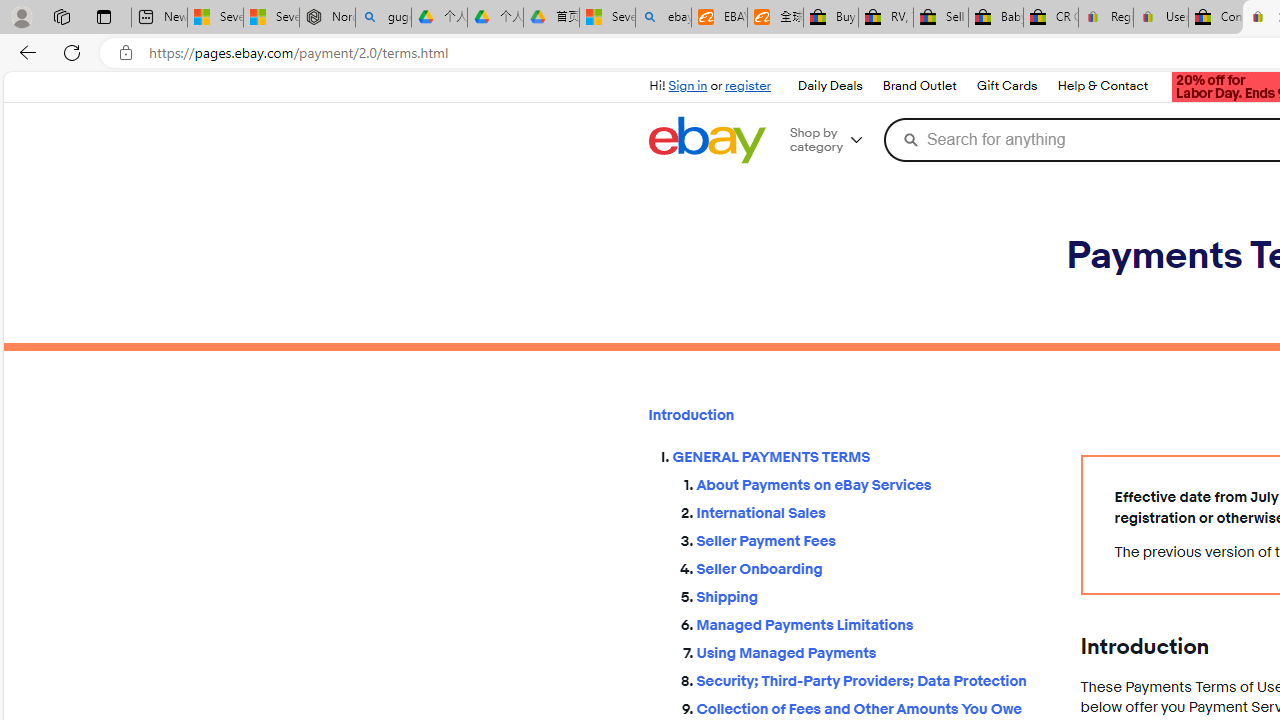 The width and height of the screenshot is (1280, 720). I want to click on 'About Payments on eBay Services', so click(872, 481).